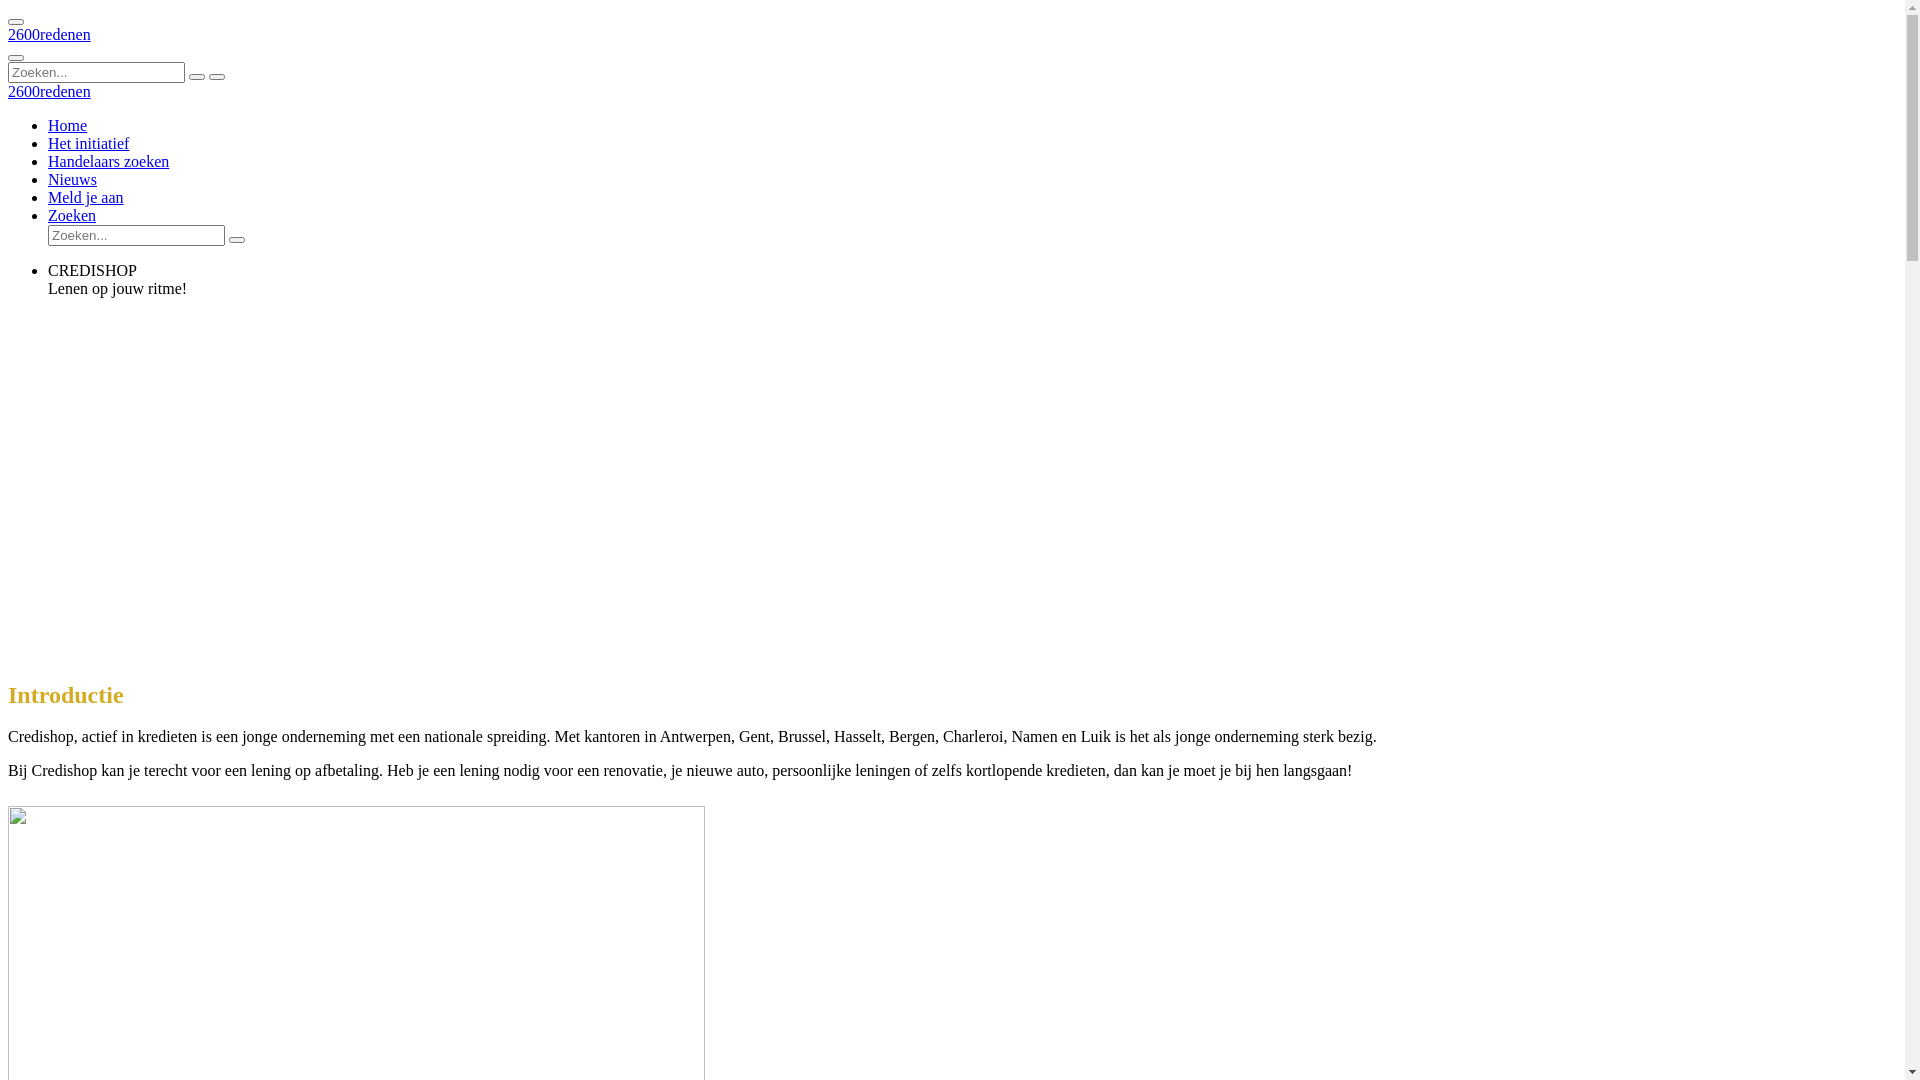 The height and width of the screenshot is (1080, 1920). What do you see at coordinates (49, 91) in the screenshot?
I see `'2600redenen'` at bounding box center [49, 91].